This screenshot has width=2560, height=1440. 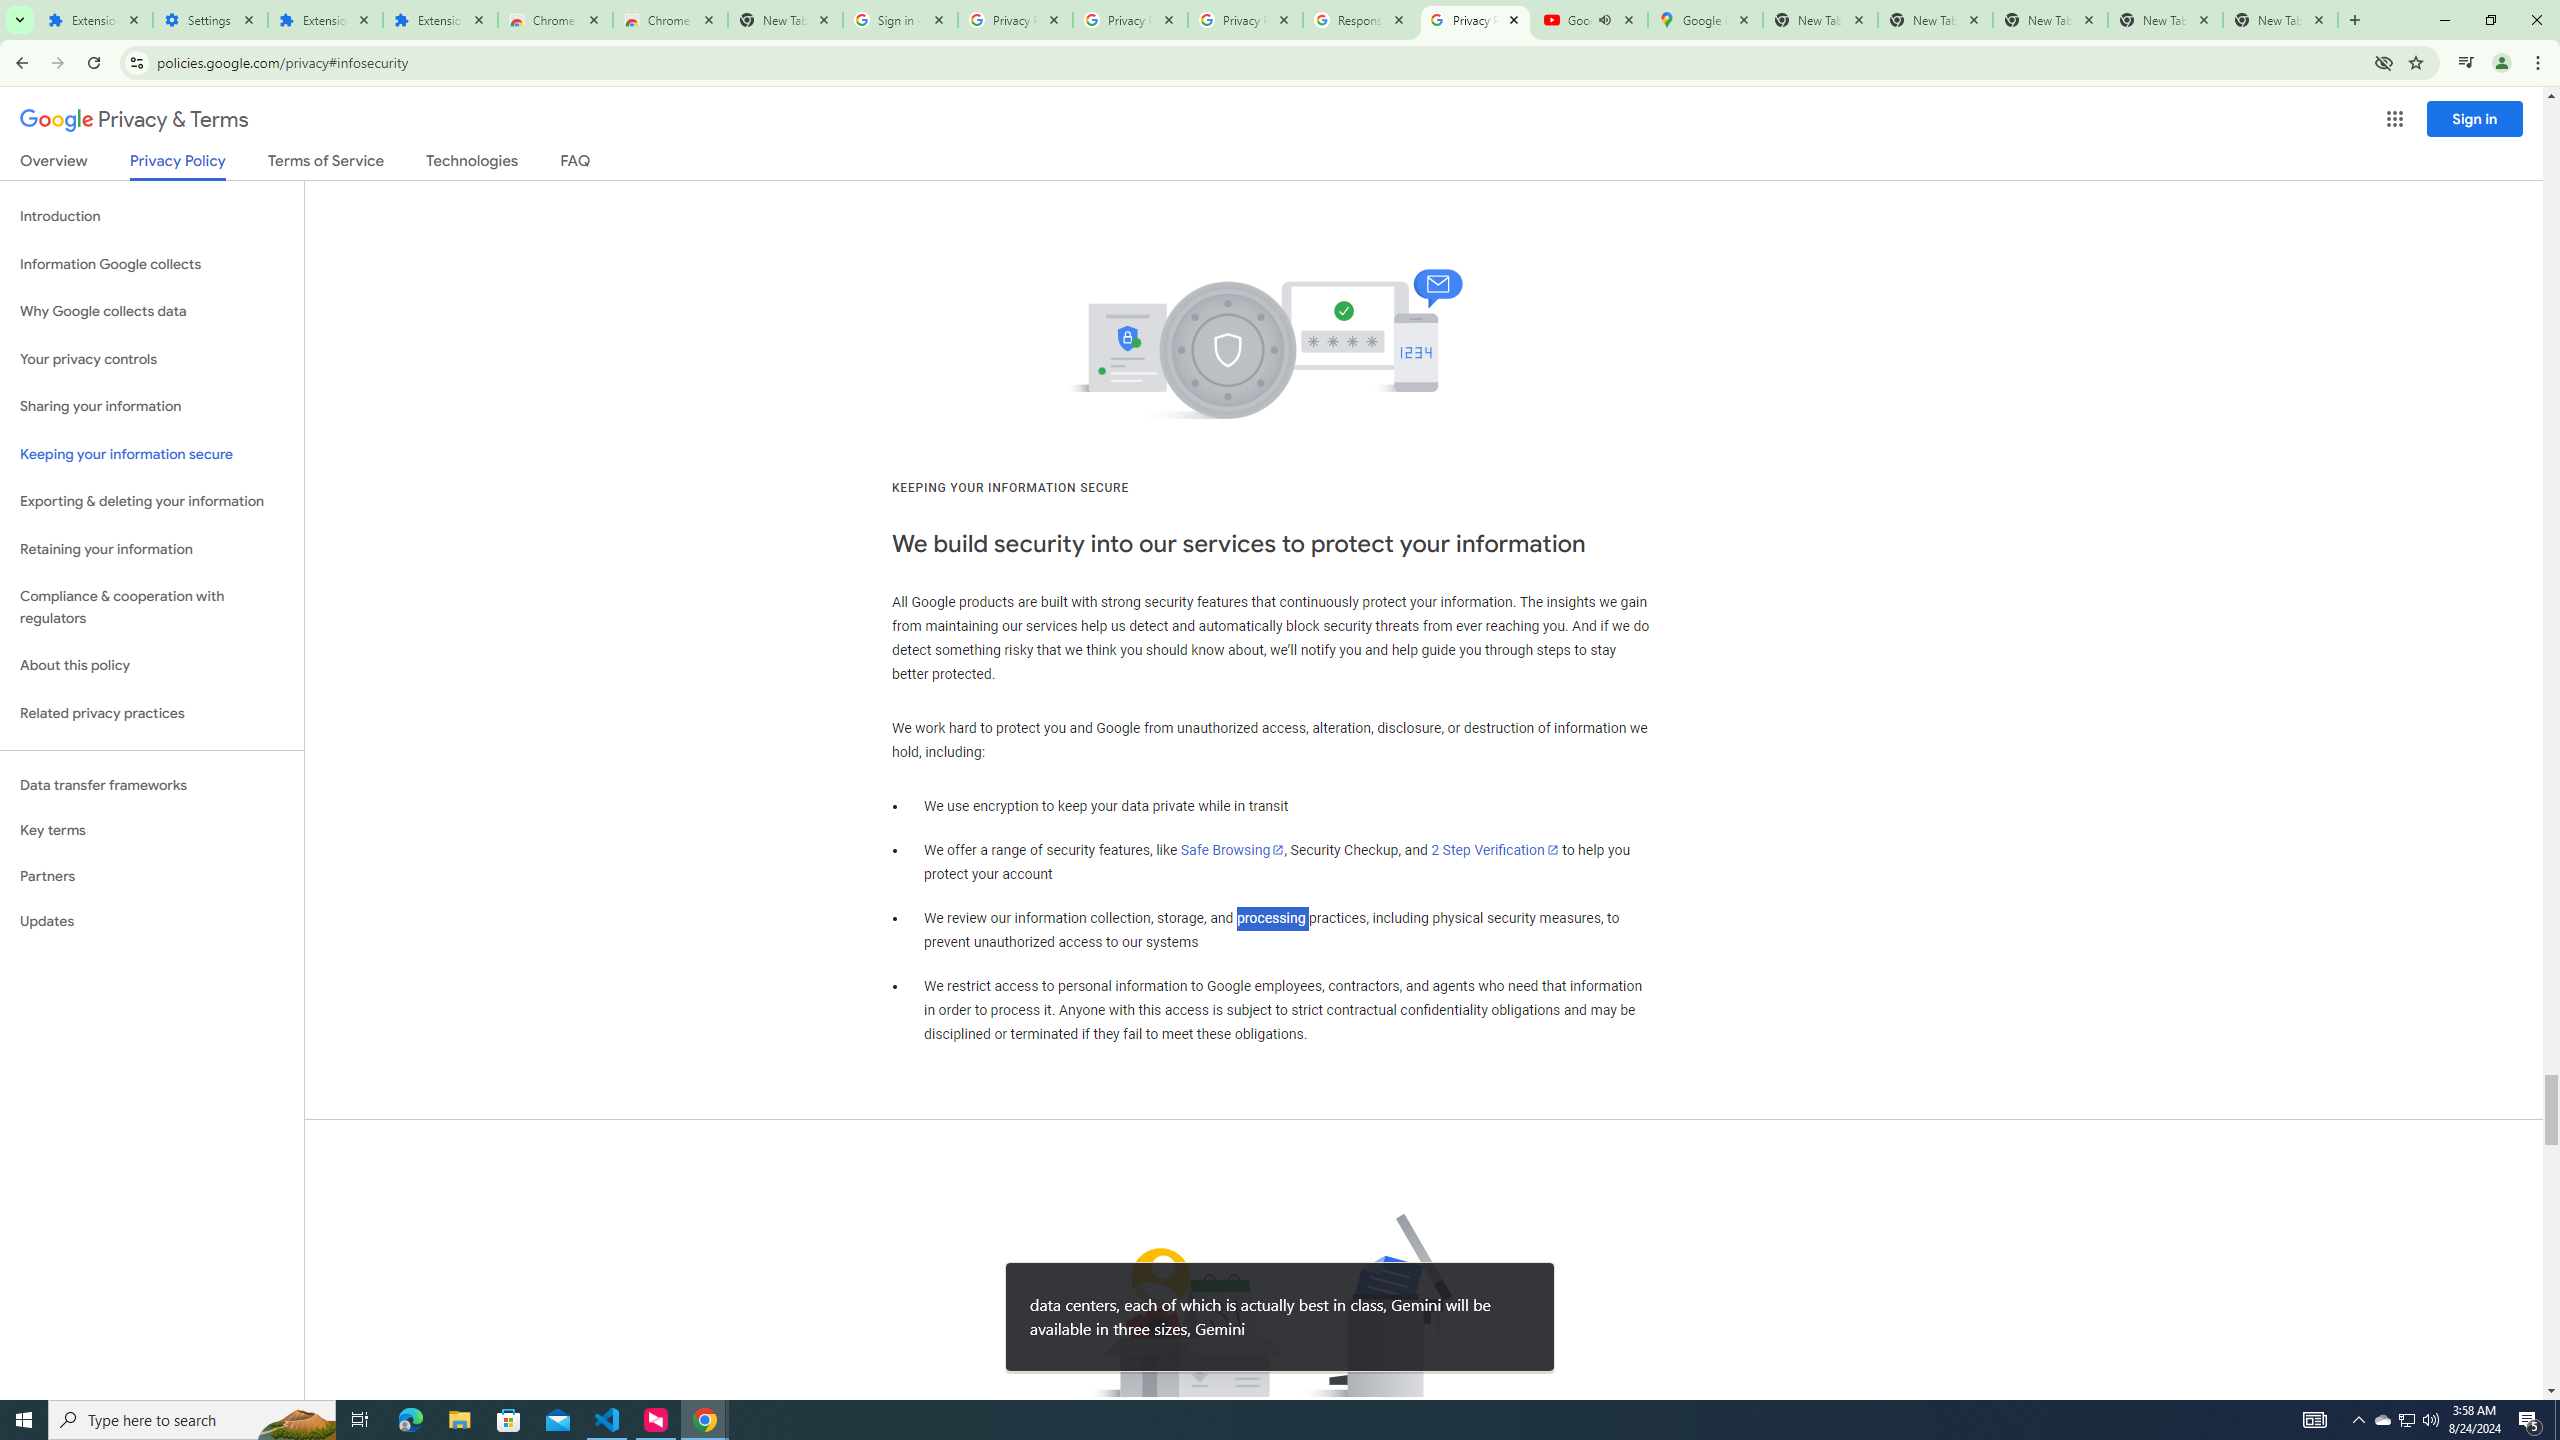 I want to click on 'Chrome Web Store', so click(x=554, y=19).